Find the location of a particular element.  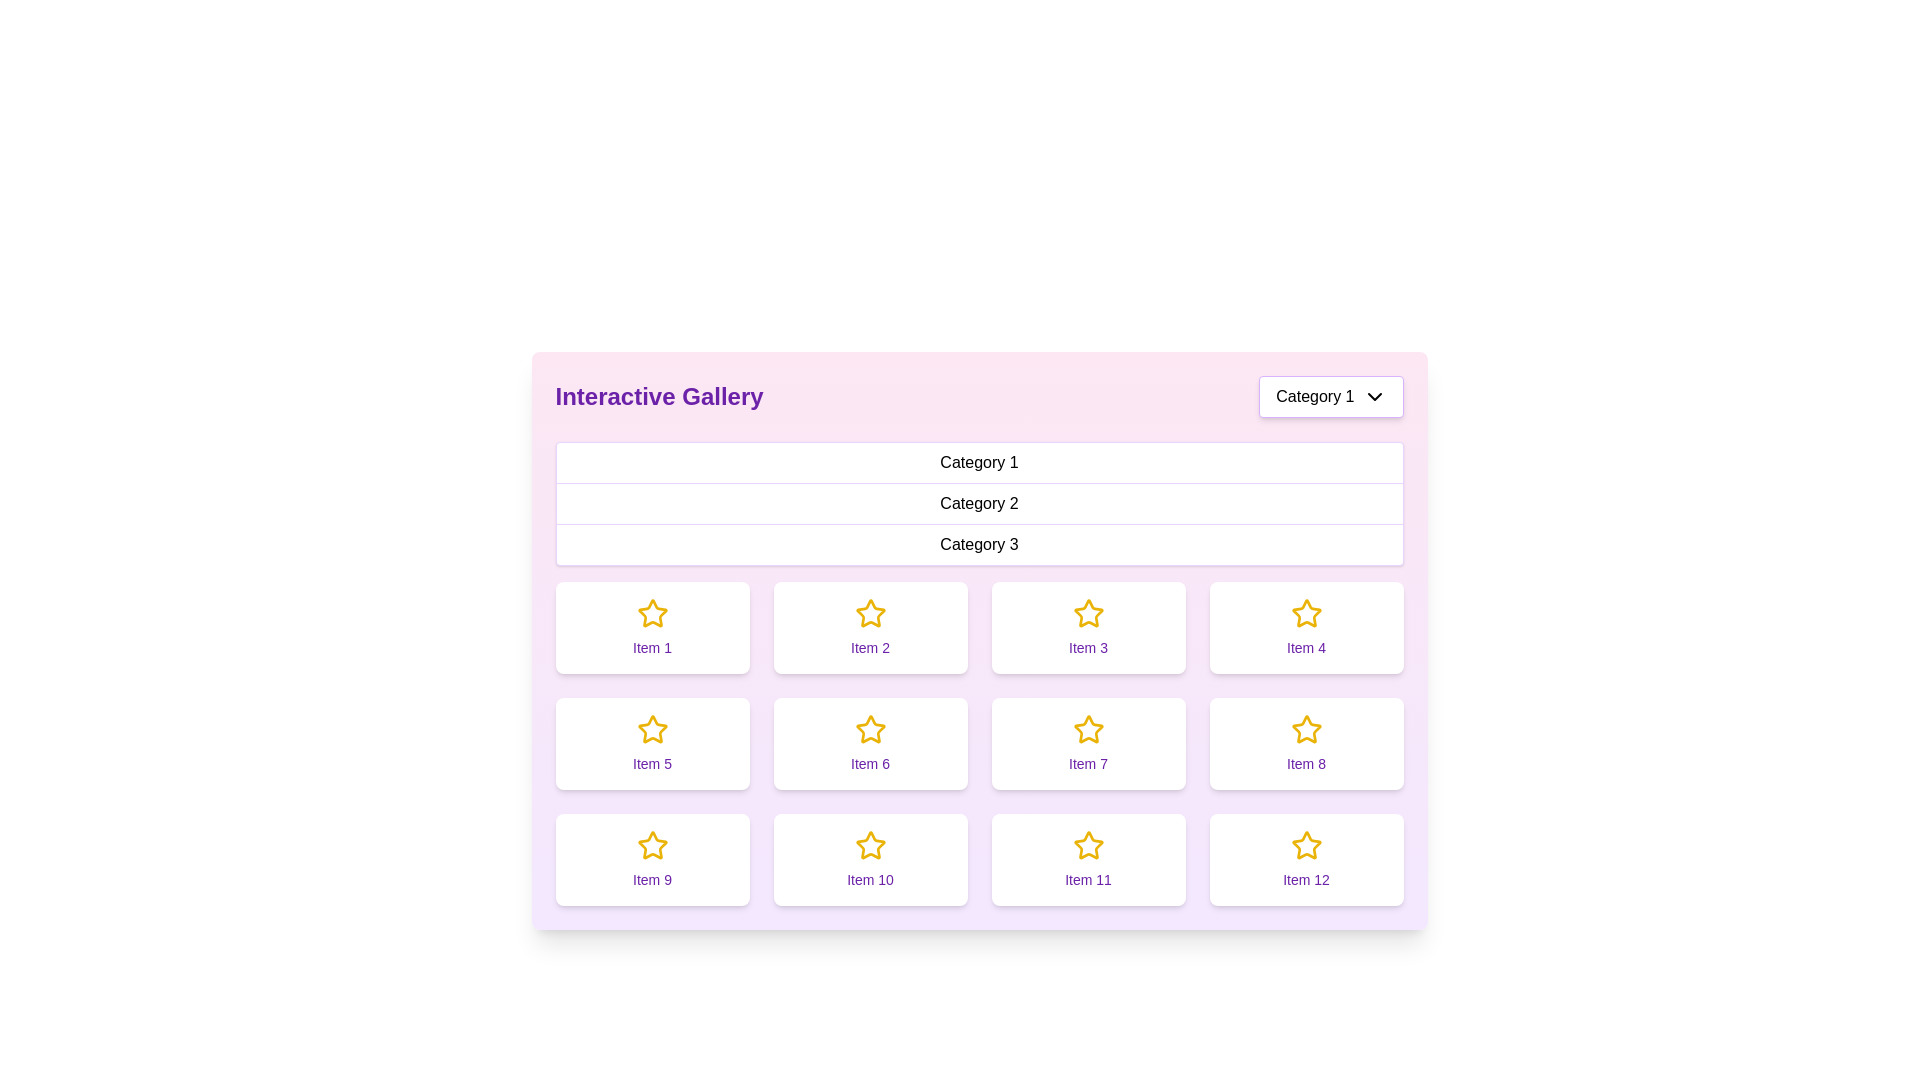

the rectangular card with rounded corners, white background, yellow star icon, and purple text 'Item 7', which is the third item in the second row of a 4-column grid layout is located at coordinates (1087, 744).